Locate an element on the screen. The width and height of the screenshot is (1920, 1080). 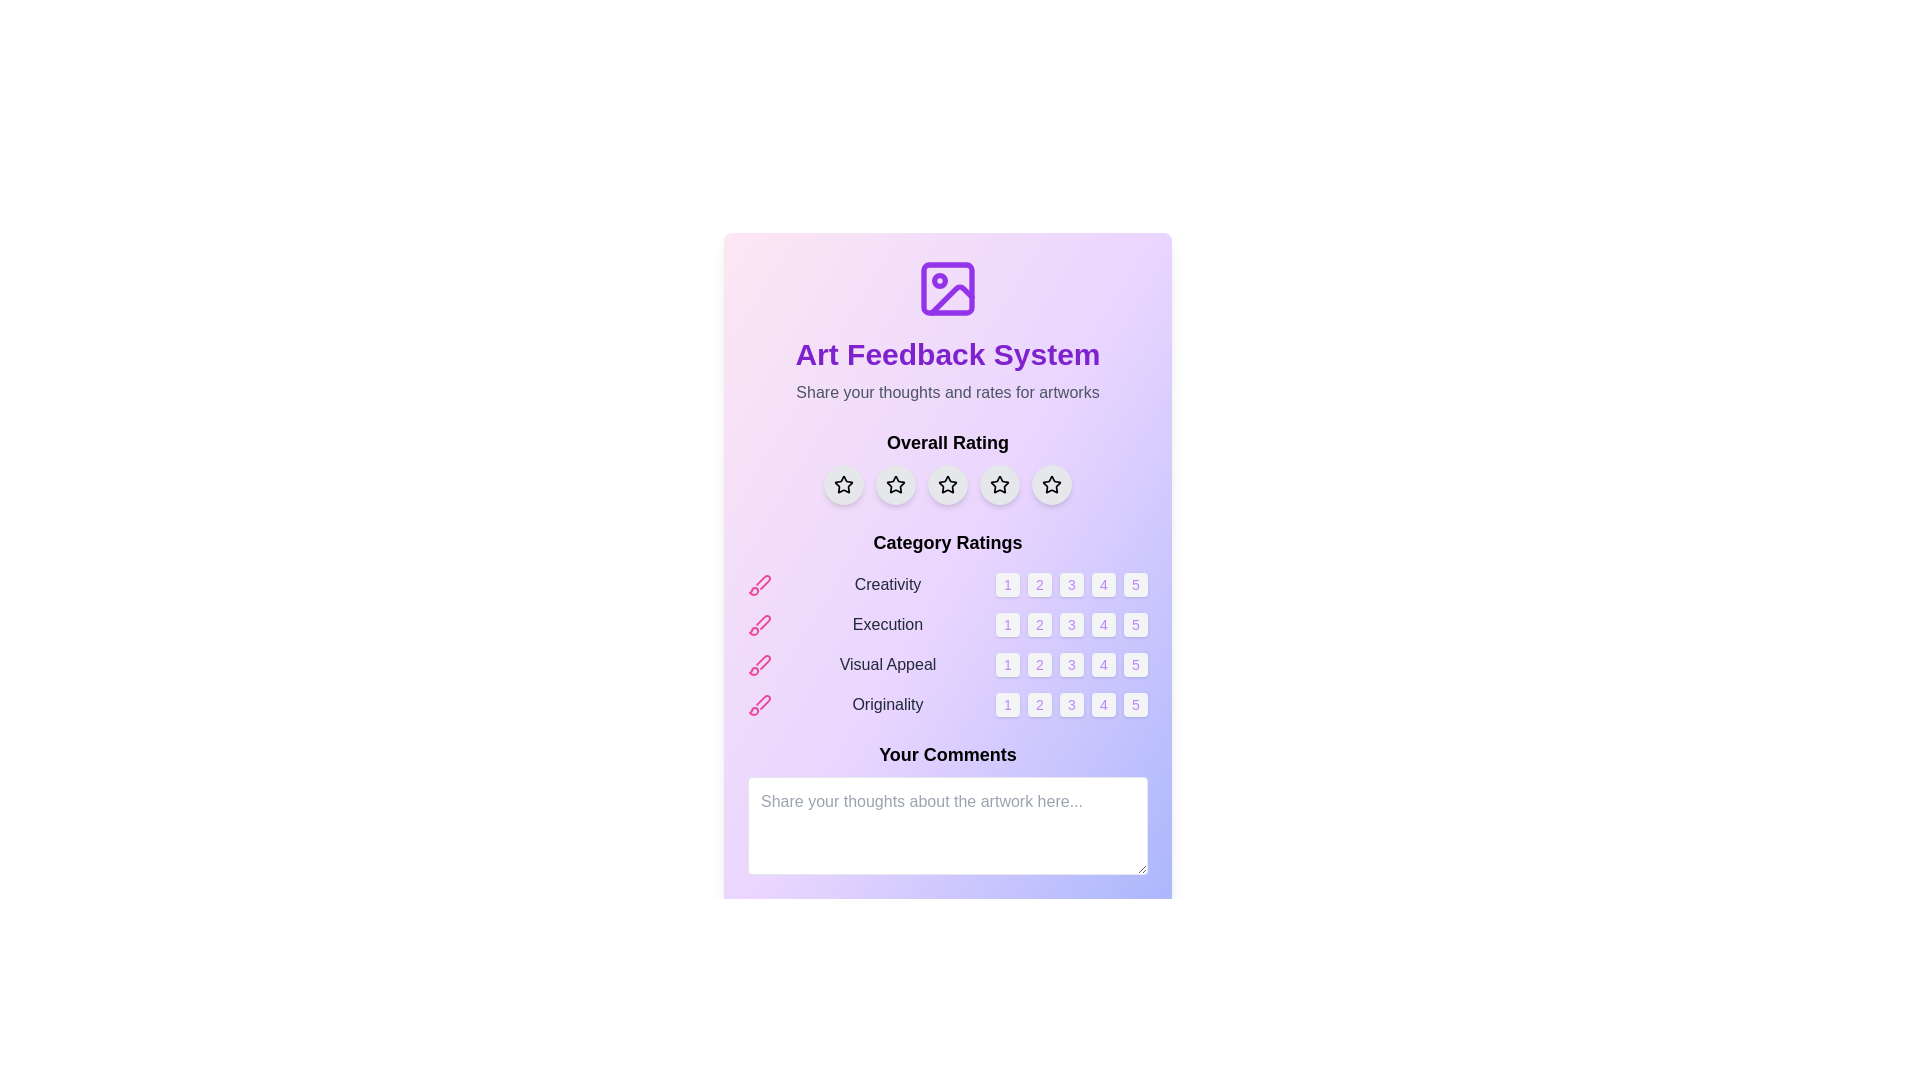
the fifth star icon in the rating scale under the 'Overall Rating' section is located at coordinates (1050, 485).